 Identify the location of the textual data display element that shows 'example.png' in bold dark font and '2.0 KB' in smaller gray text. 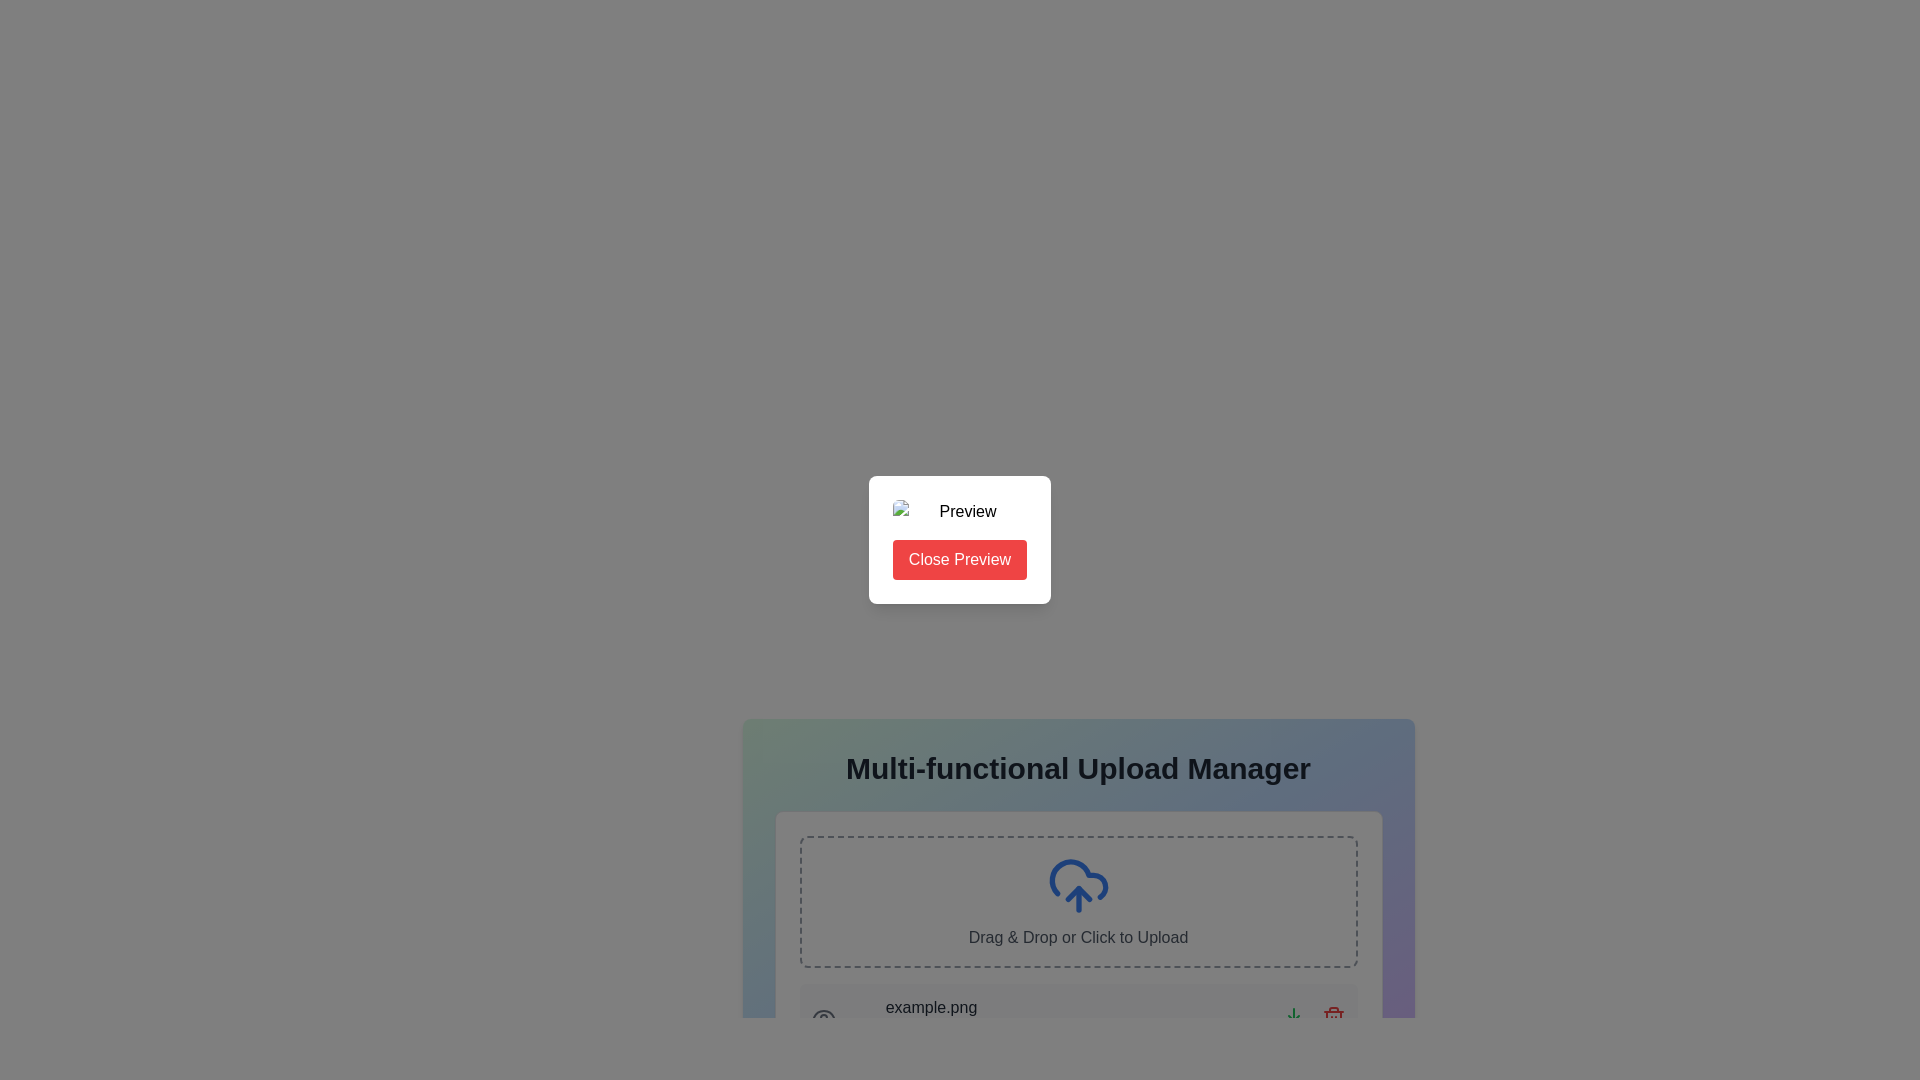
(910, 1018).